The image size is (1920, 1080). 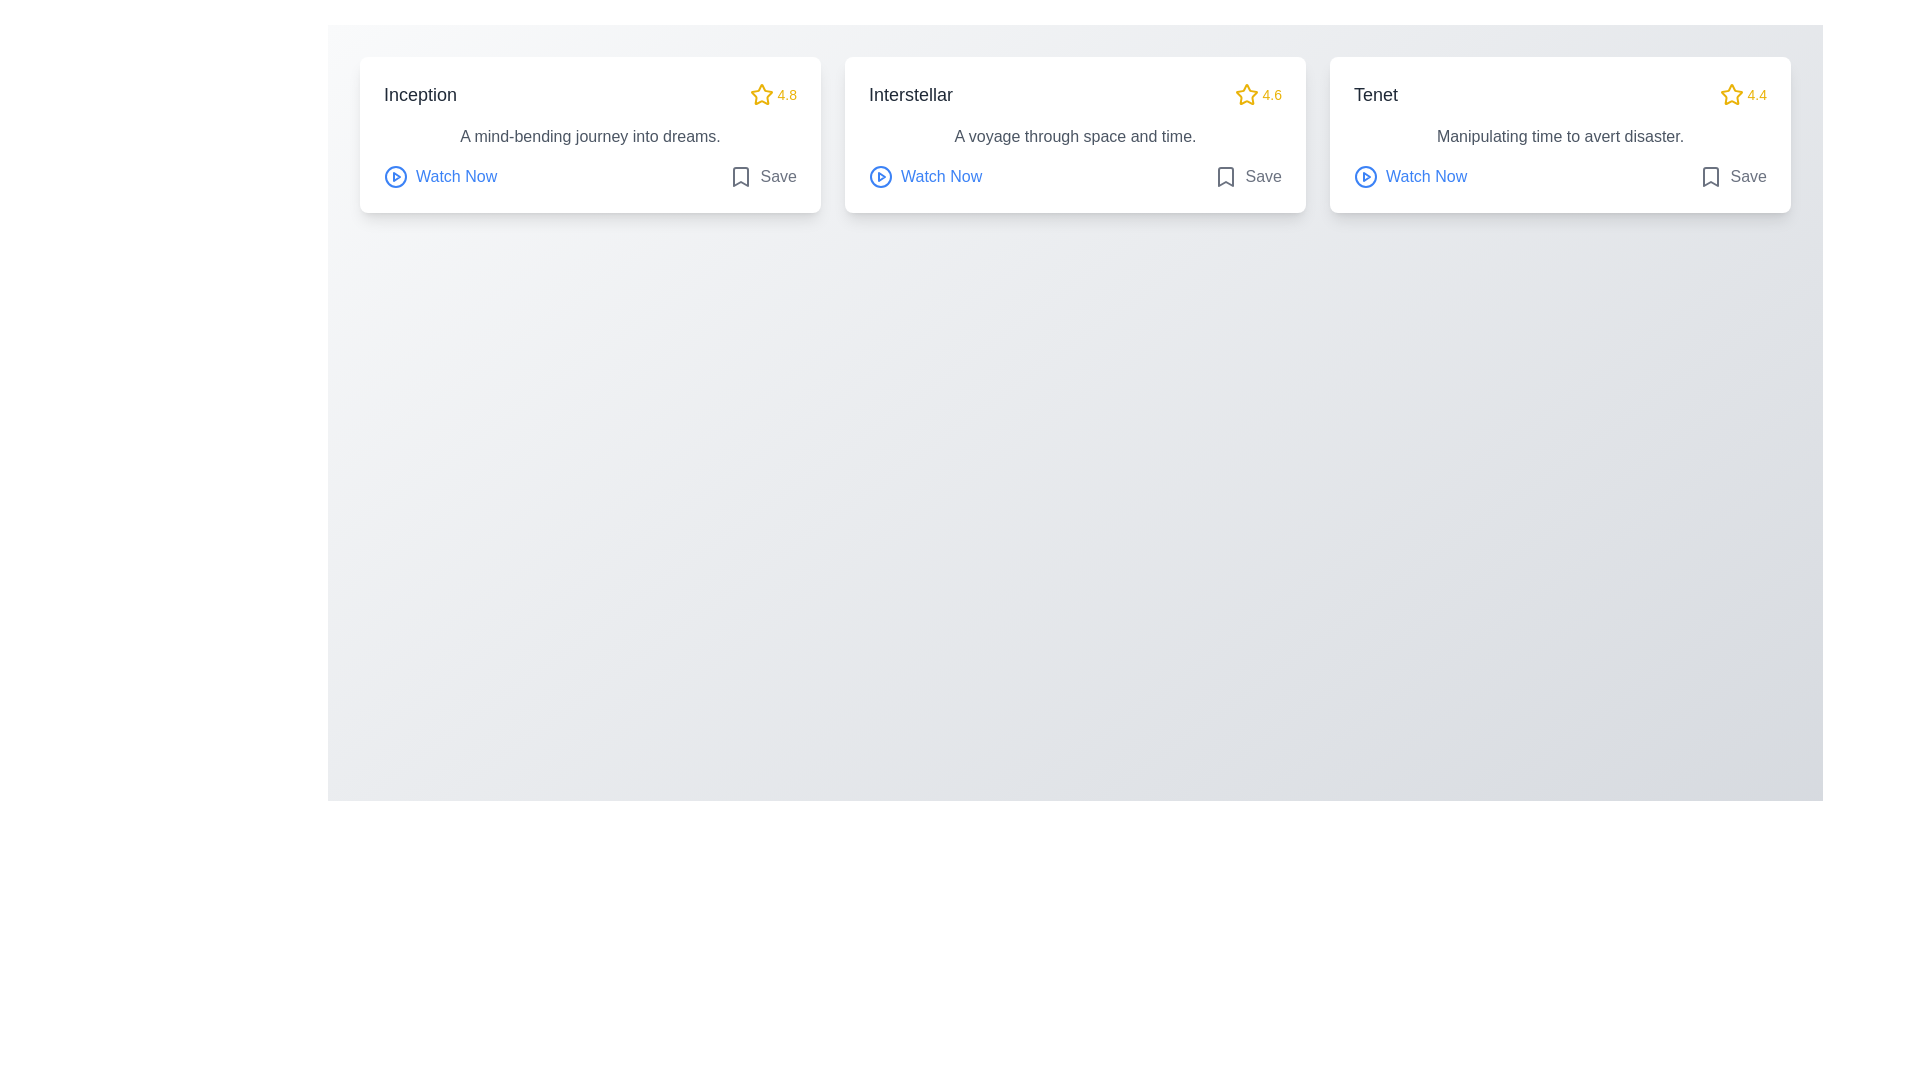 I want to click on the 'Watch Now' button with blue text and a play icon, located below the title 'Interstellar' in the second card, to change its color from blue-500 to blue-700, so click(x=924, y=176).